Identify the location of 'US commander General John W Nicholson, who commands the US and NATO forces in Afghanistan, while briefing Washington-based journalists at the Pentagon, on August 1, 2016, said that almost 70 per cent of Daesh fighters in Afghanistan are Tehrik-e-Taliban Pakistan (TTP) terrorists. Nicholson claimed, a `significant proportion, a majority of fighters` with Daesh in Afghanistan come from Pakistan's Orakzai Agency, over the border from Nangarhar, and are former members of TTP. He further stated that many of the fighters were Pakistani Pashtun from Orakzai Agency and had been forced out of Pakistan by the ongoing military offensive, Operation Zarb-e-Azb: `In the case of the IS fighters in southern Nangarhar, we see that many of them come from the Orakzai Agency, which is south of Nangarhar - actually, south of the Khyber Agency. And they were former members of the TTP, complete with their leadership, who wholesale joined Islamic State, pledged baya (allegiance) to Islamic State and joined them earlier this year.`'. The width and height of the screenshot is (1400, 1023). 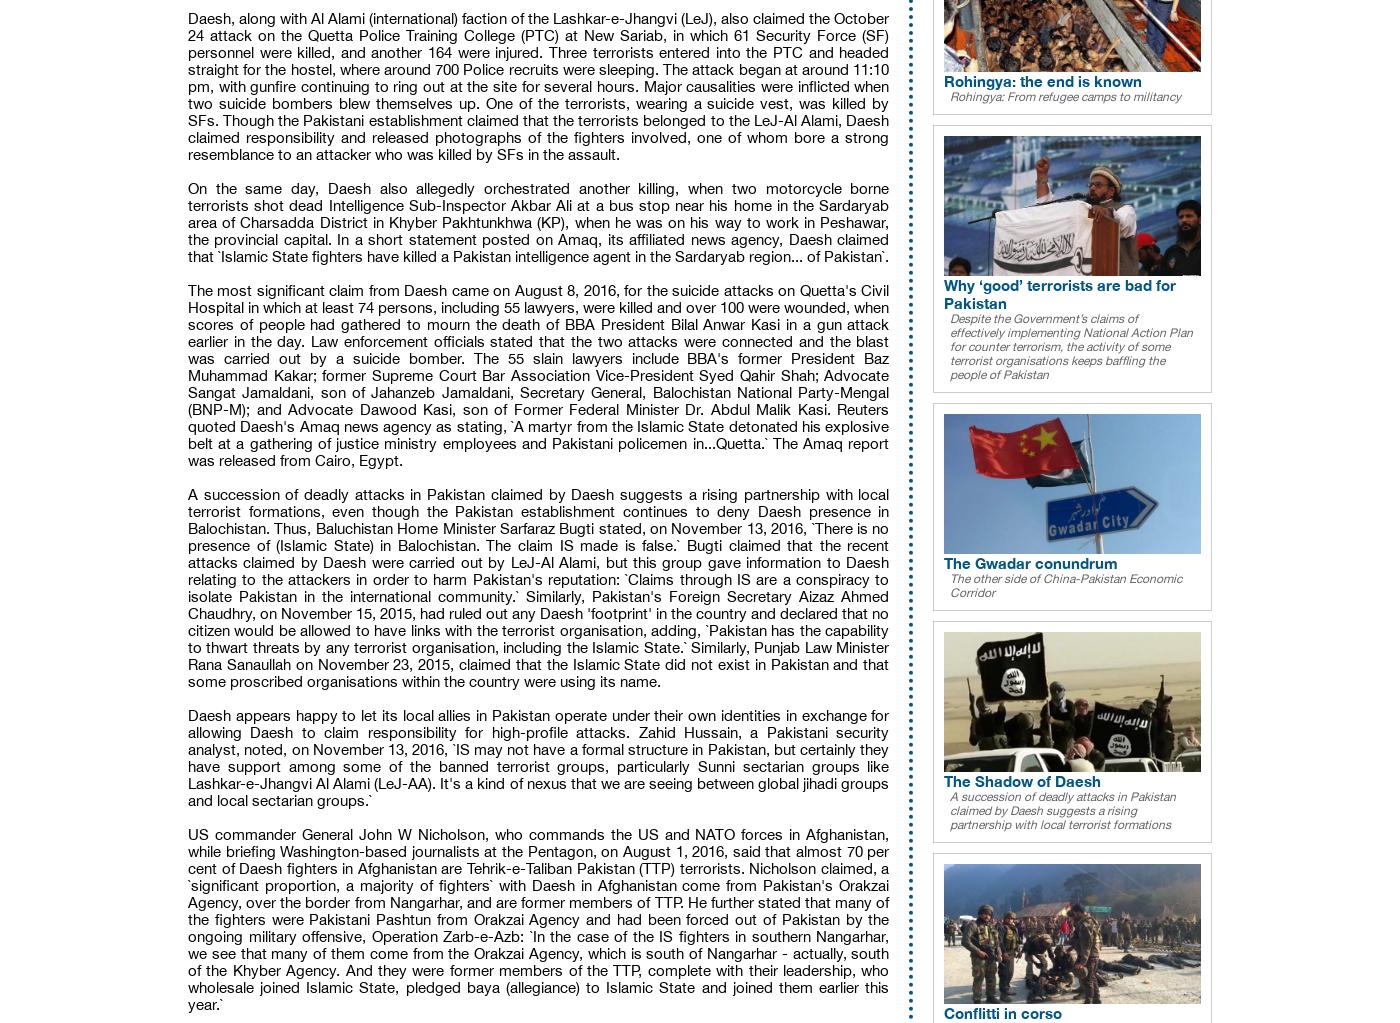
(538, 918).